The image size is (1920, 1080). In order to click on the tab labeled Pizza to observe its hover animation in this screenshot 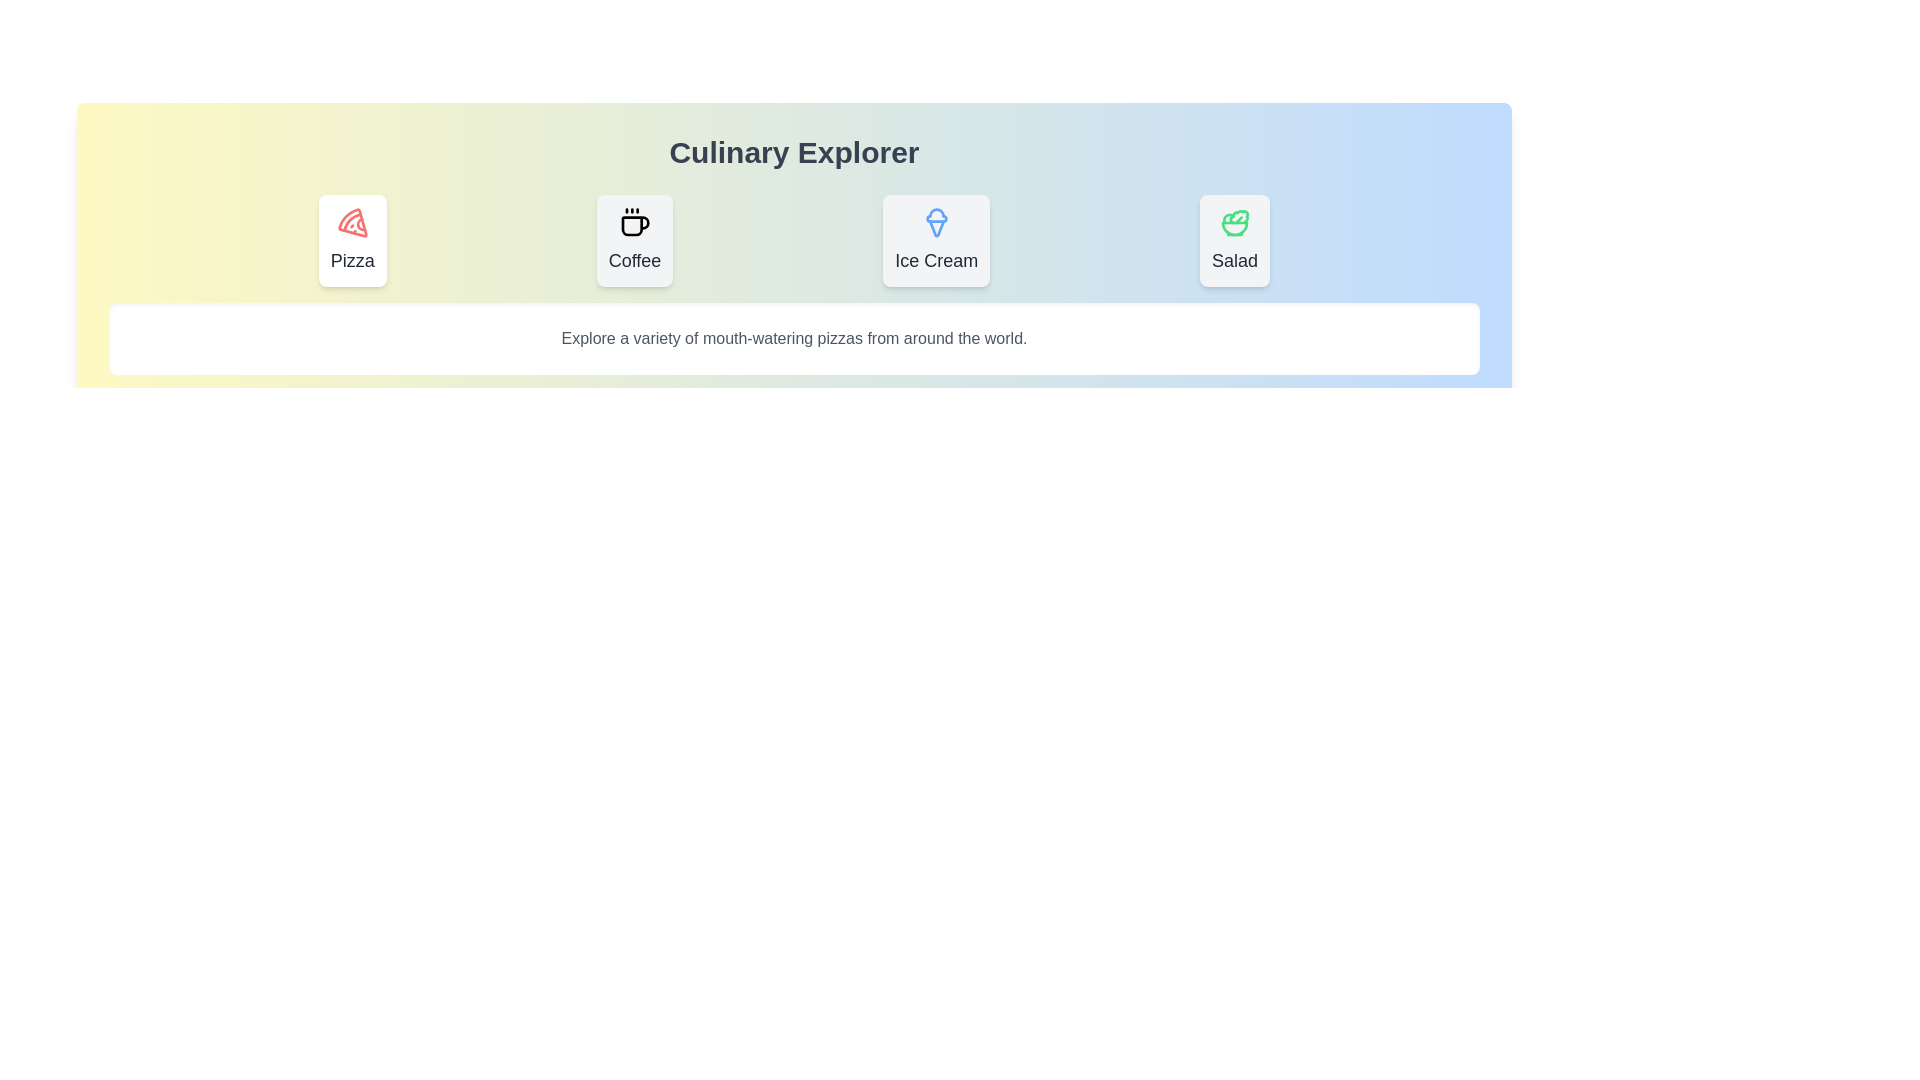, I will do `click(352, 239)`.